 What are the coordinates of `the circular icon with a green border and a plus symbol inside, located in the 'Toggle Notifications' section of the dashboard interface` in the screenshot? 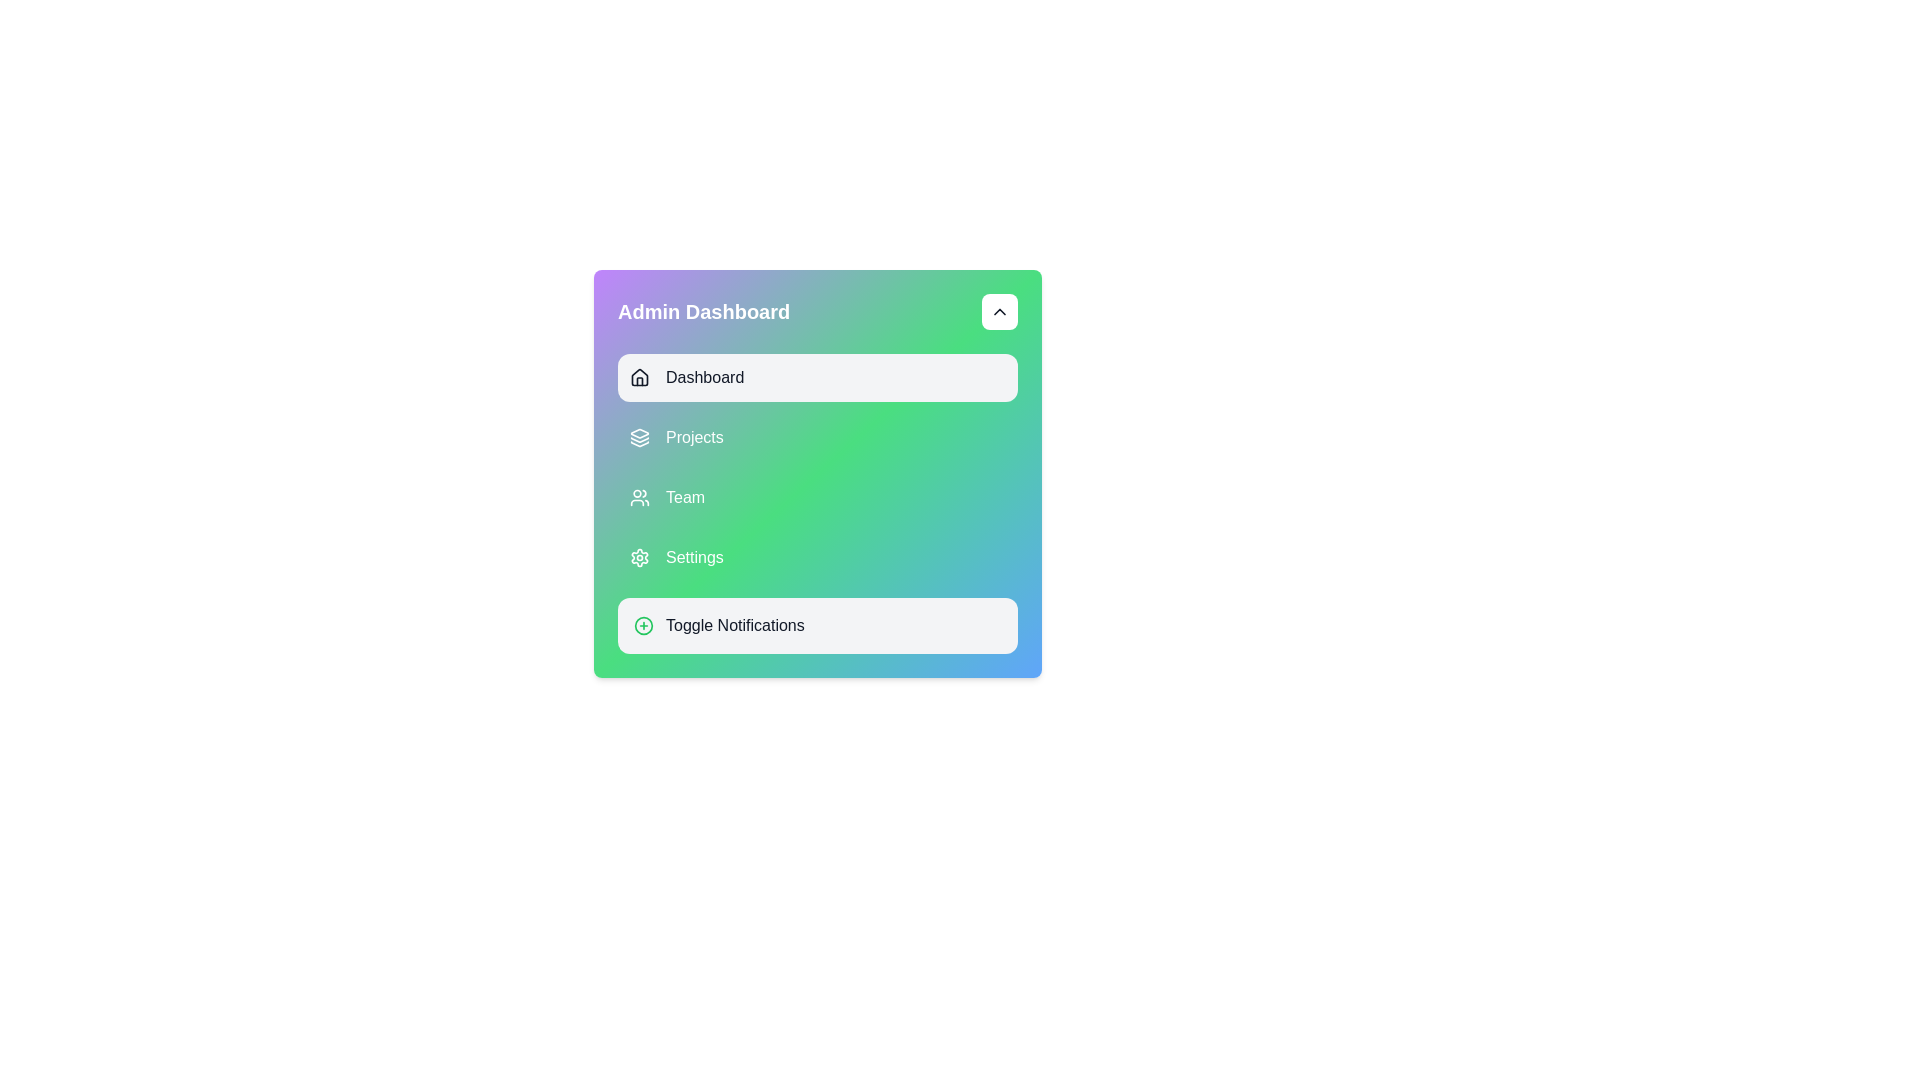 It's located at (643, 624).